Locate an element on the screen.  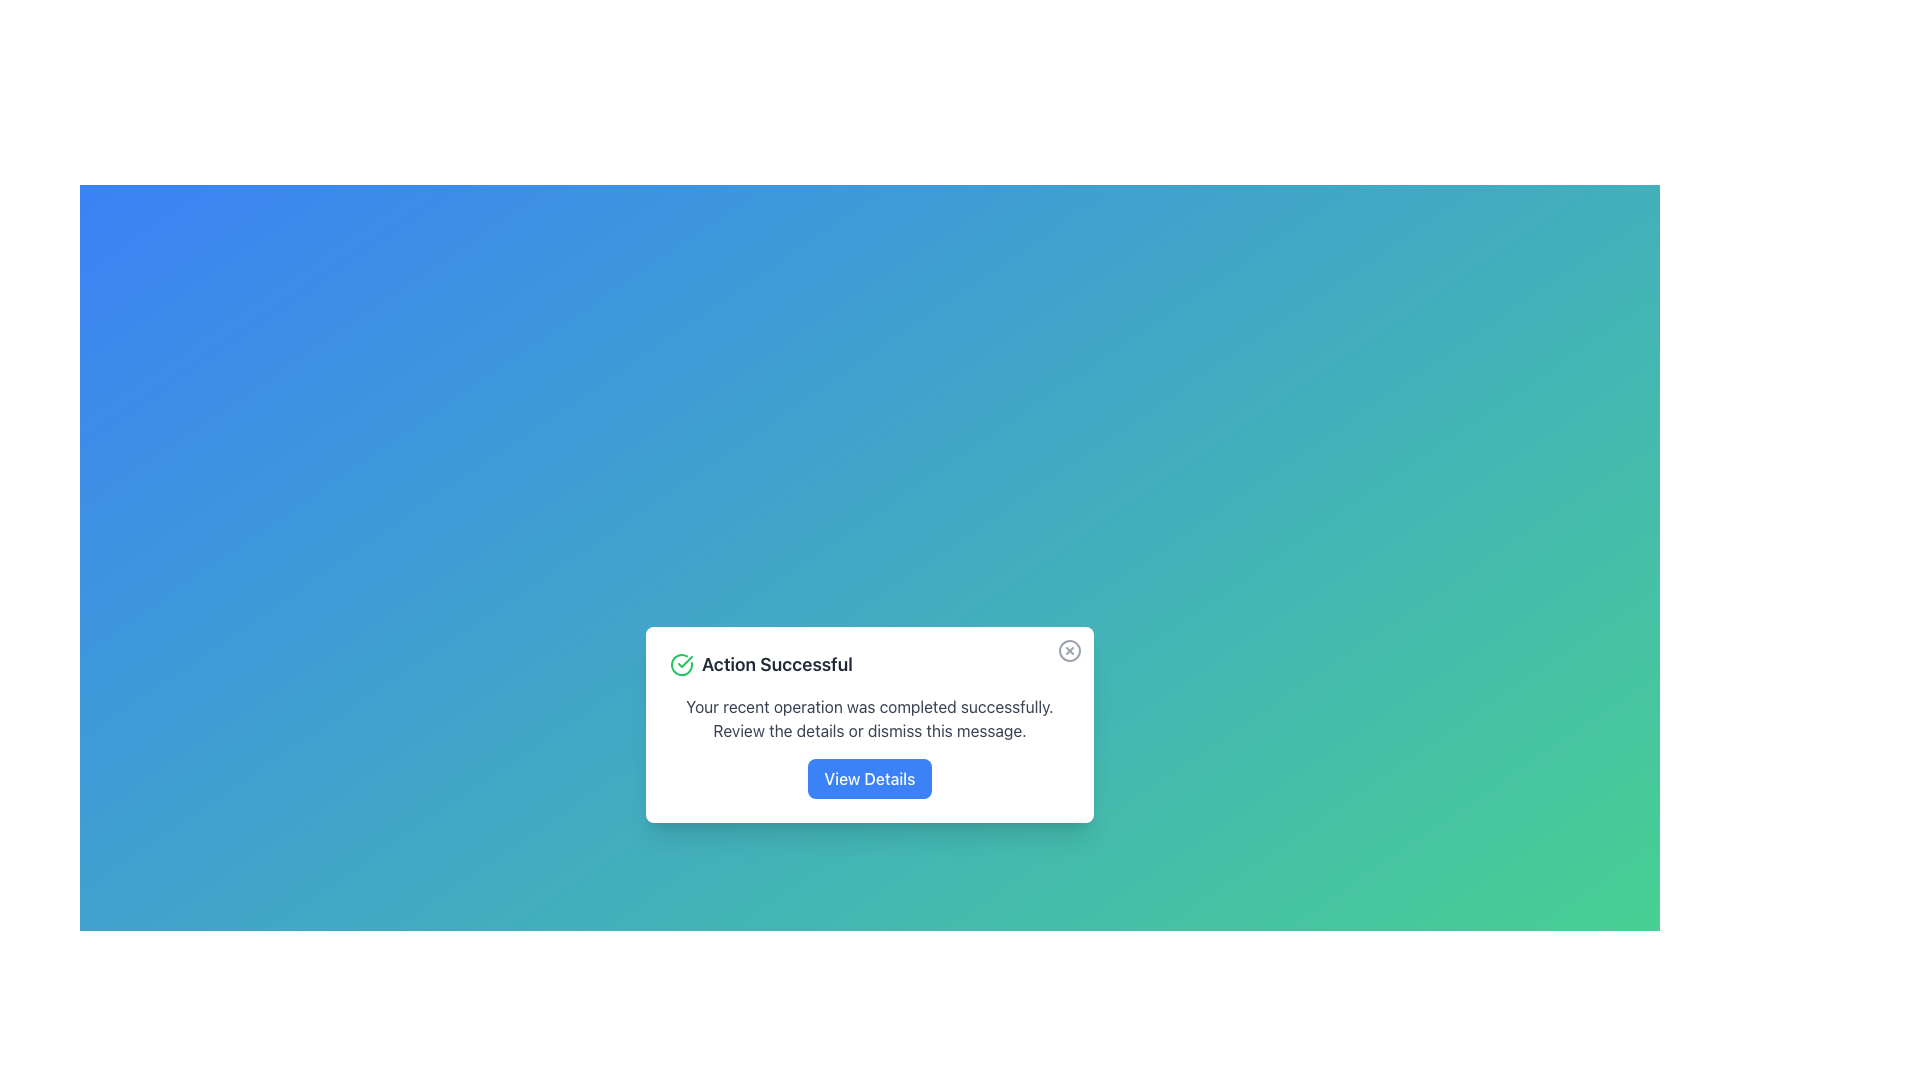
the 'View Details' button with a blue background and rounded corners to change its background color to a darker blue is located at coordinates (869, 778).